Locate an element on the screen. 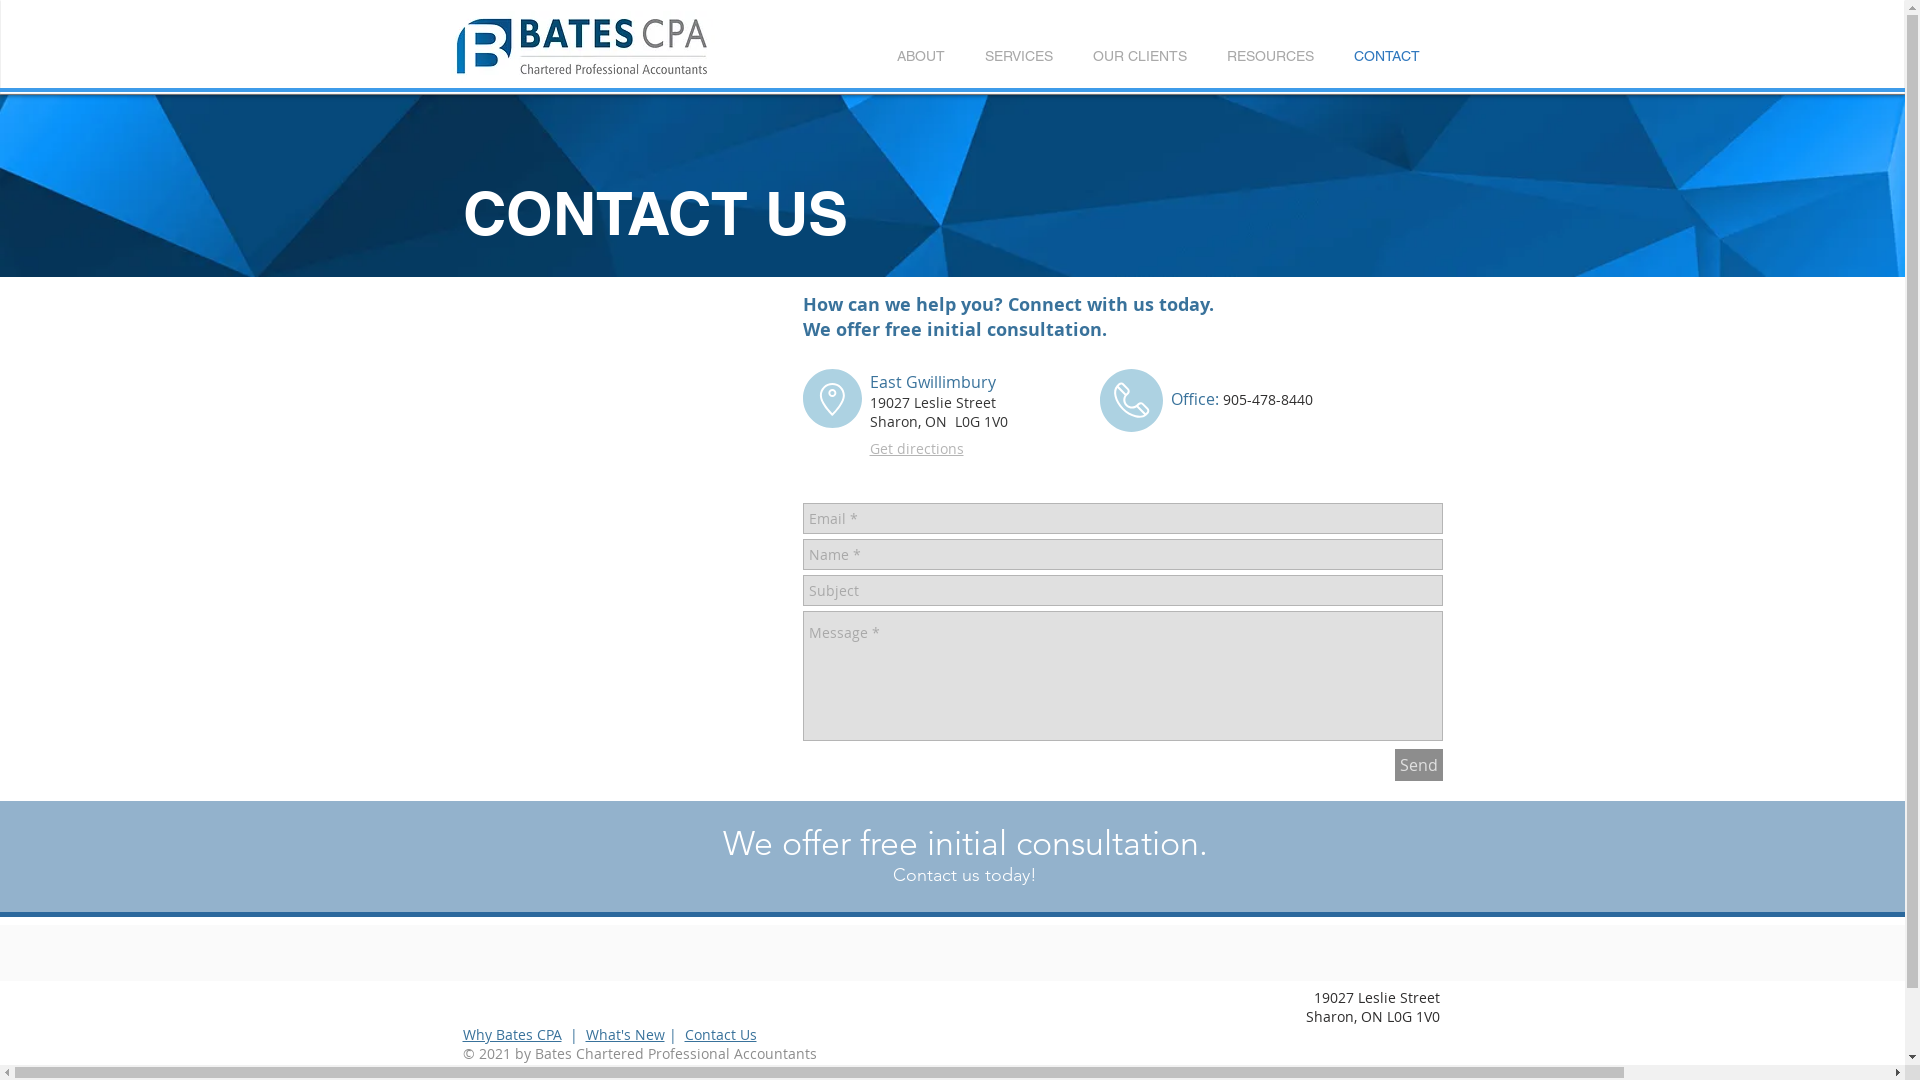  'Why Bates CPA' is located at coordinates (511, 1034).